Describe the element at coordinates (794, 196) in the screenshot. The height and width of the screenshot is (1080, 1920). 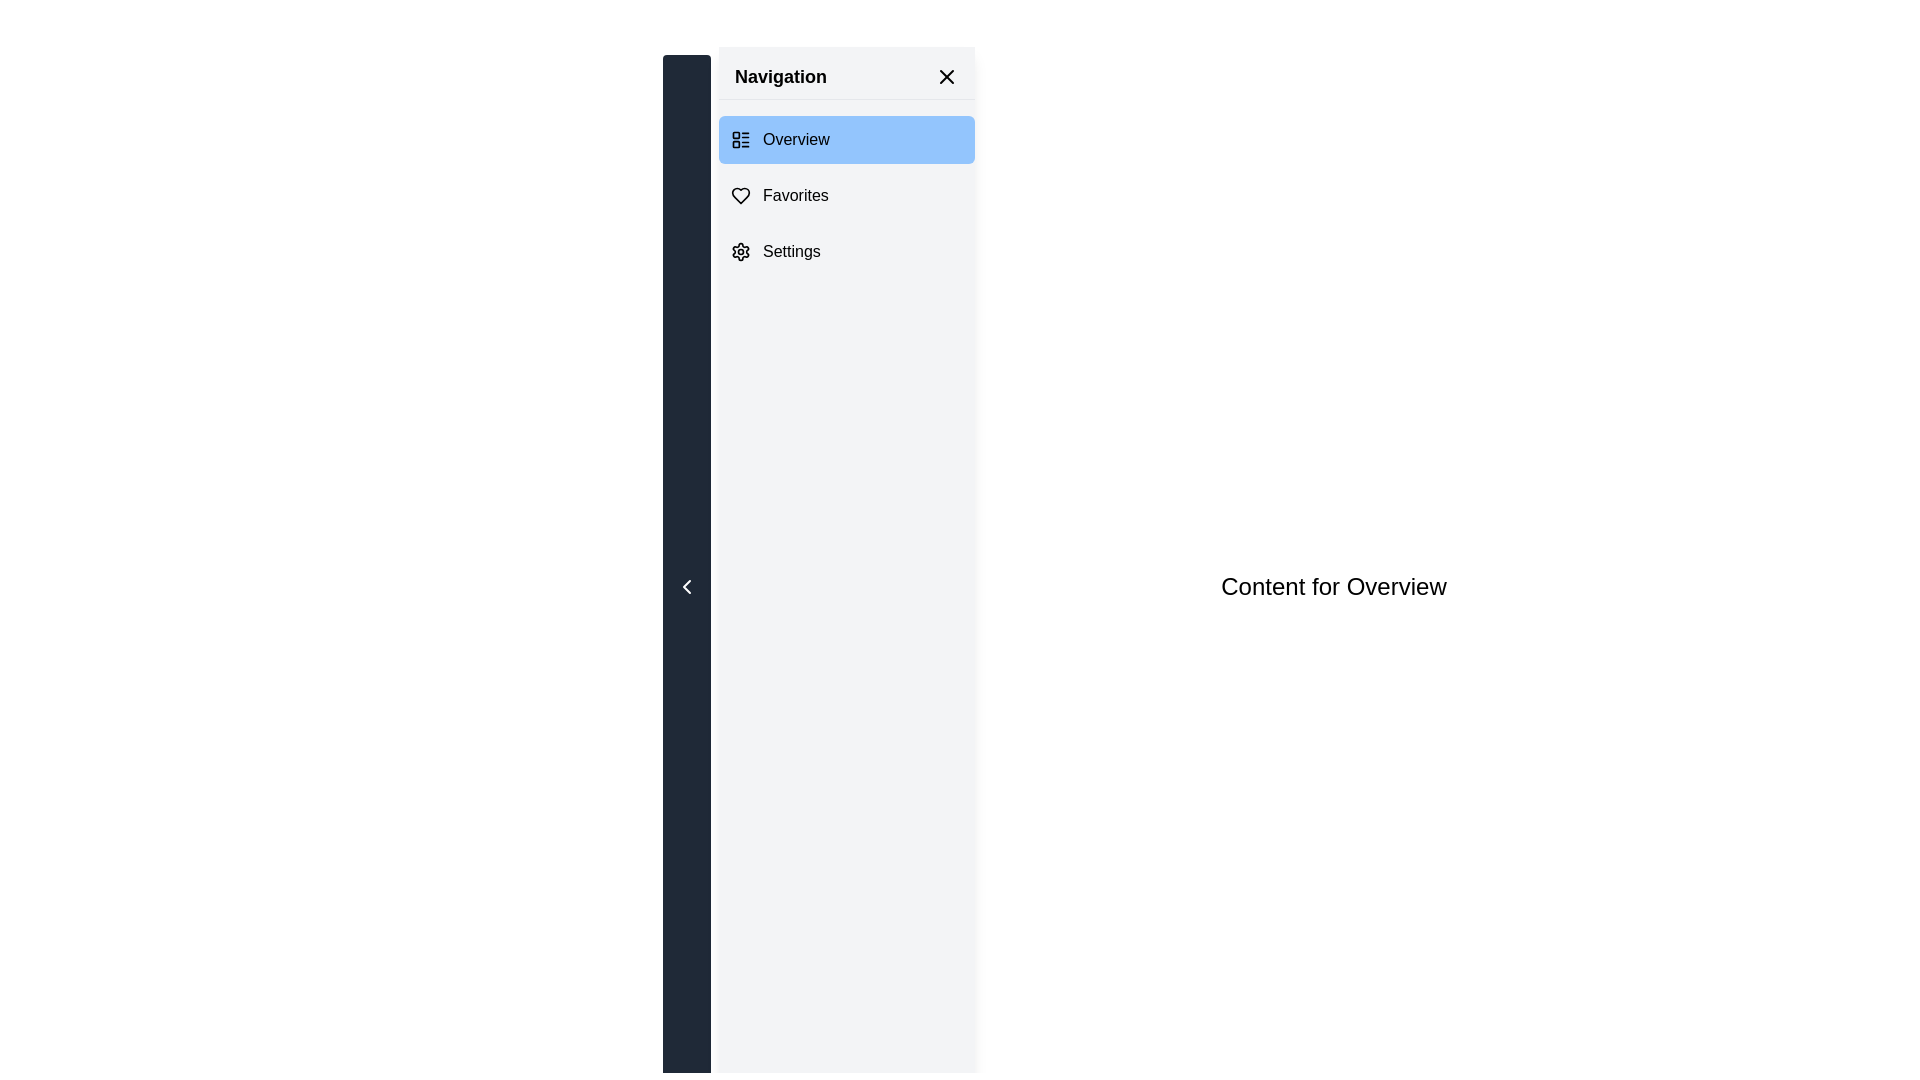
I see `the 'Favorites' text label in the navigation menu, which is positioned centrally between the 'Overview' and 'Settings' options` at that location.